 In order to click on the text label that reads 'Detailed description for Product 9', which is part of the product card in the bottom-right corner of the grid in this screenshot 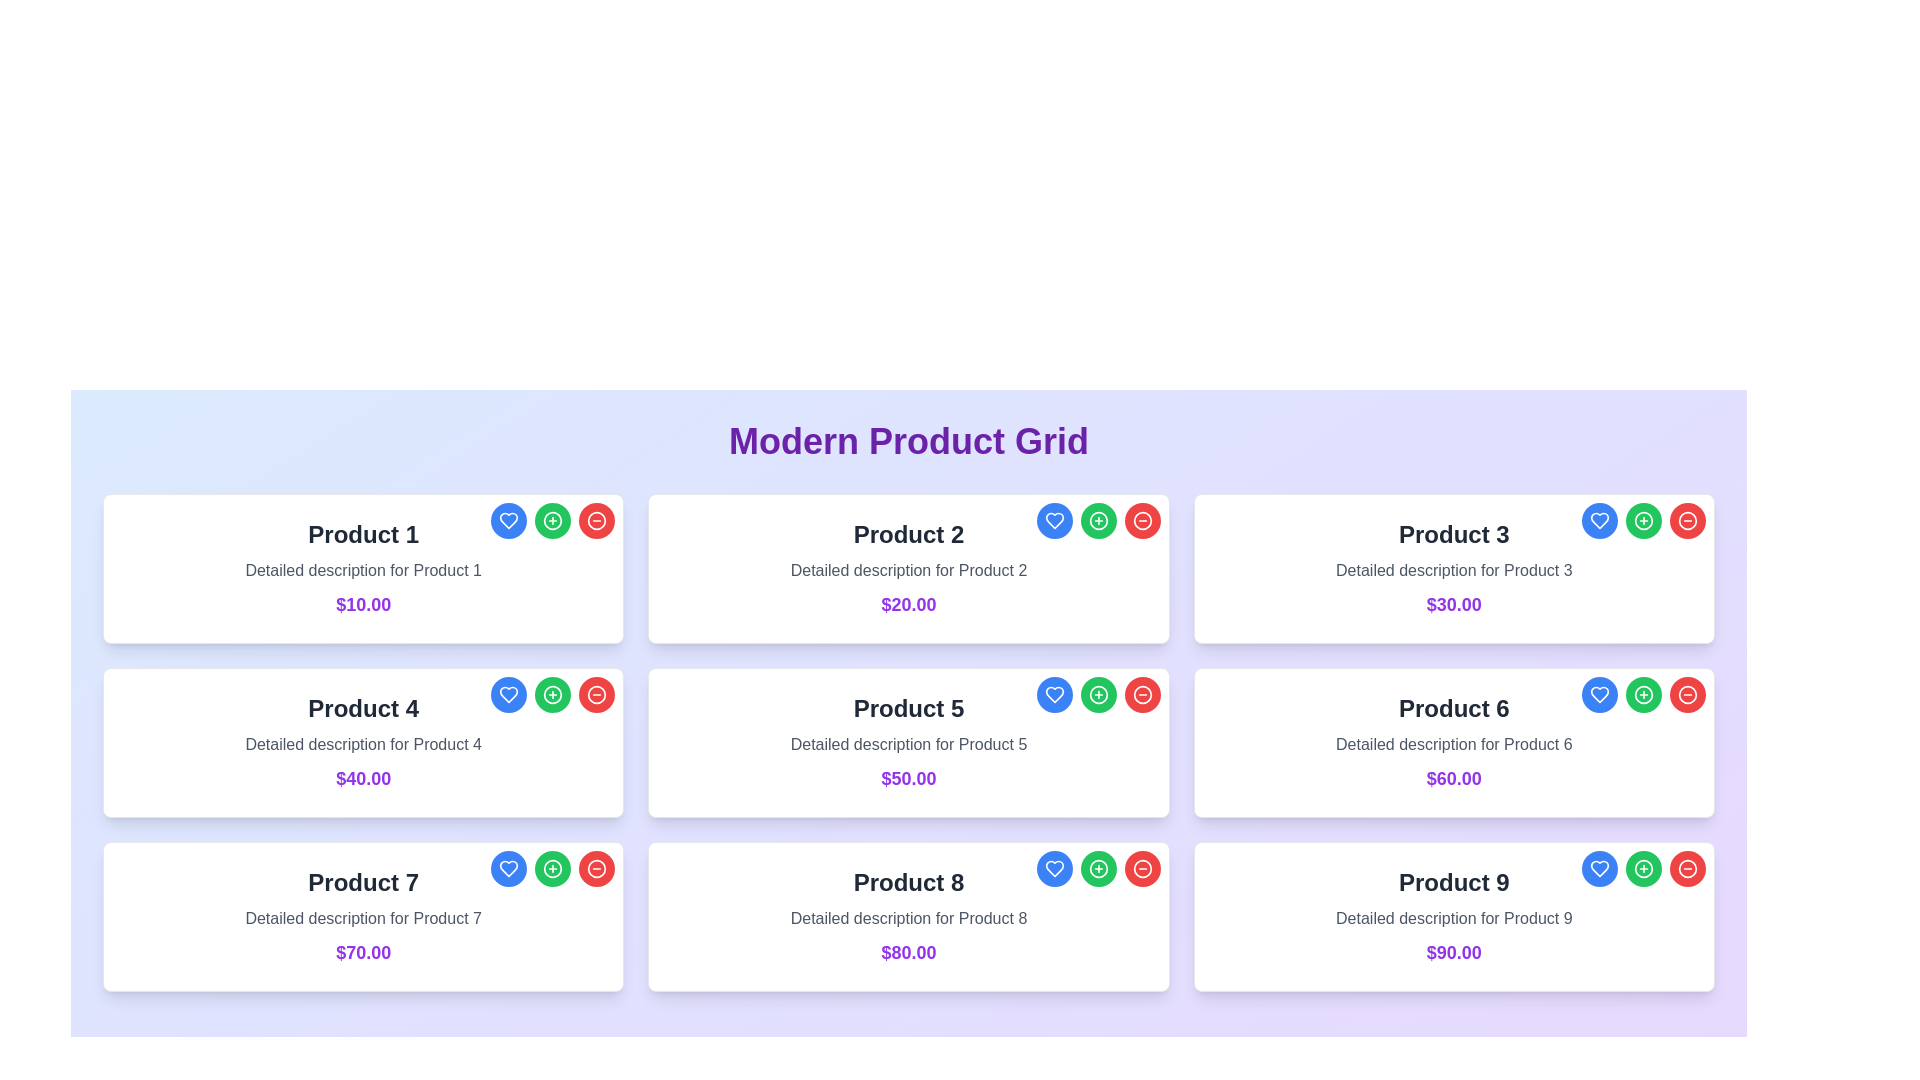, I will do `click(1454, 918)`.